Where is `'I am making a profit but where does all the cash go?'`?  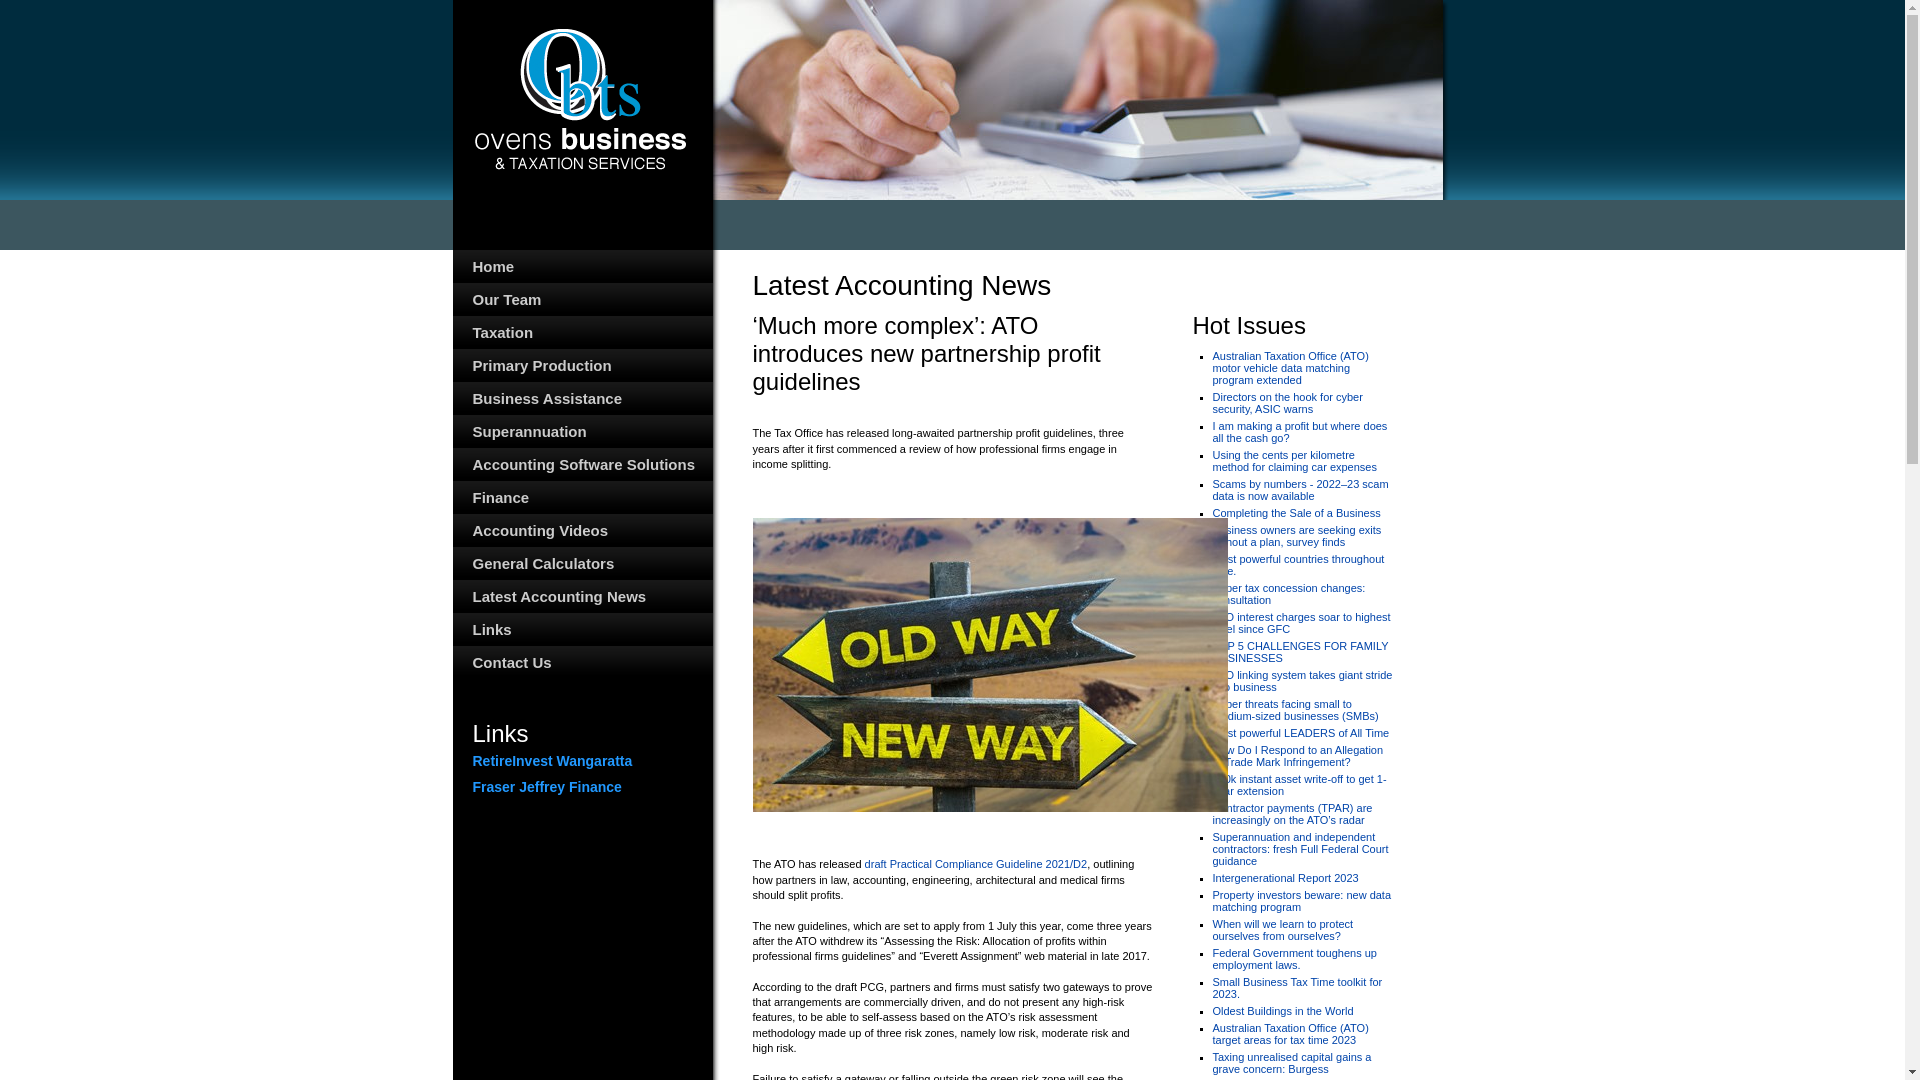
'I am making a profit but where does all the cash go?' is located at coordinates (1210, 431).